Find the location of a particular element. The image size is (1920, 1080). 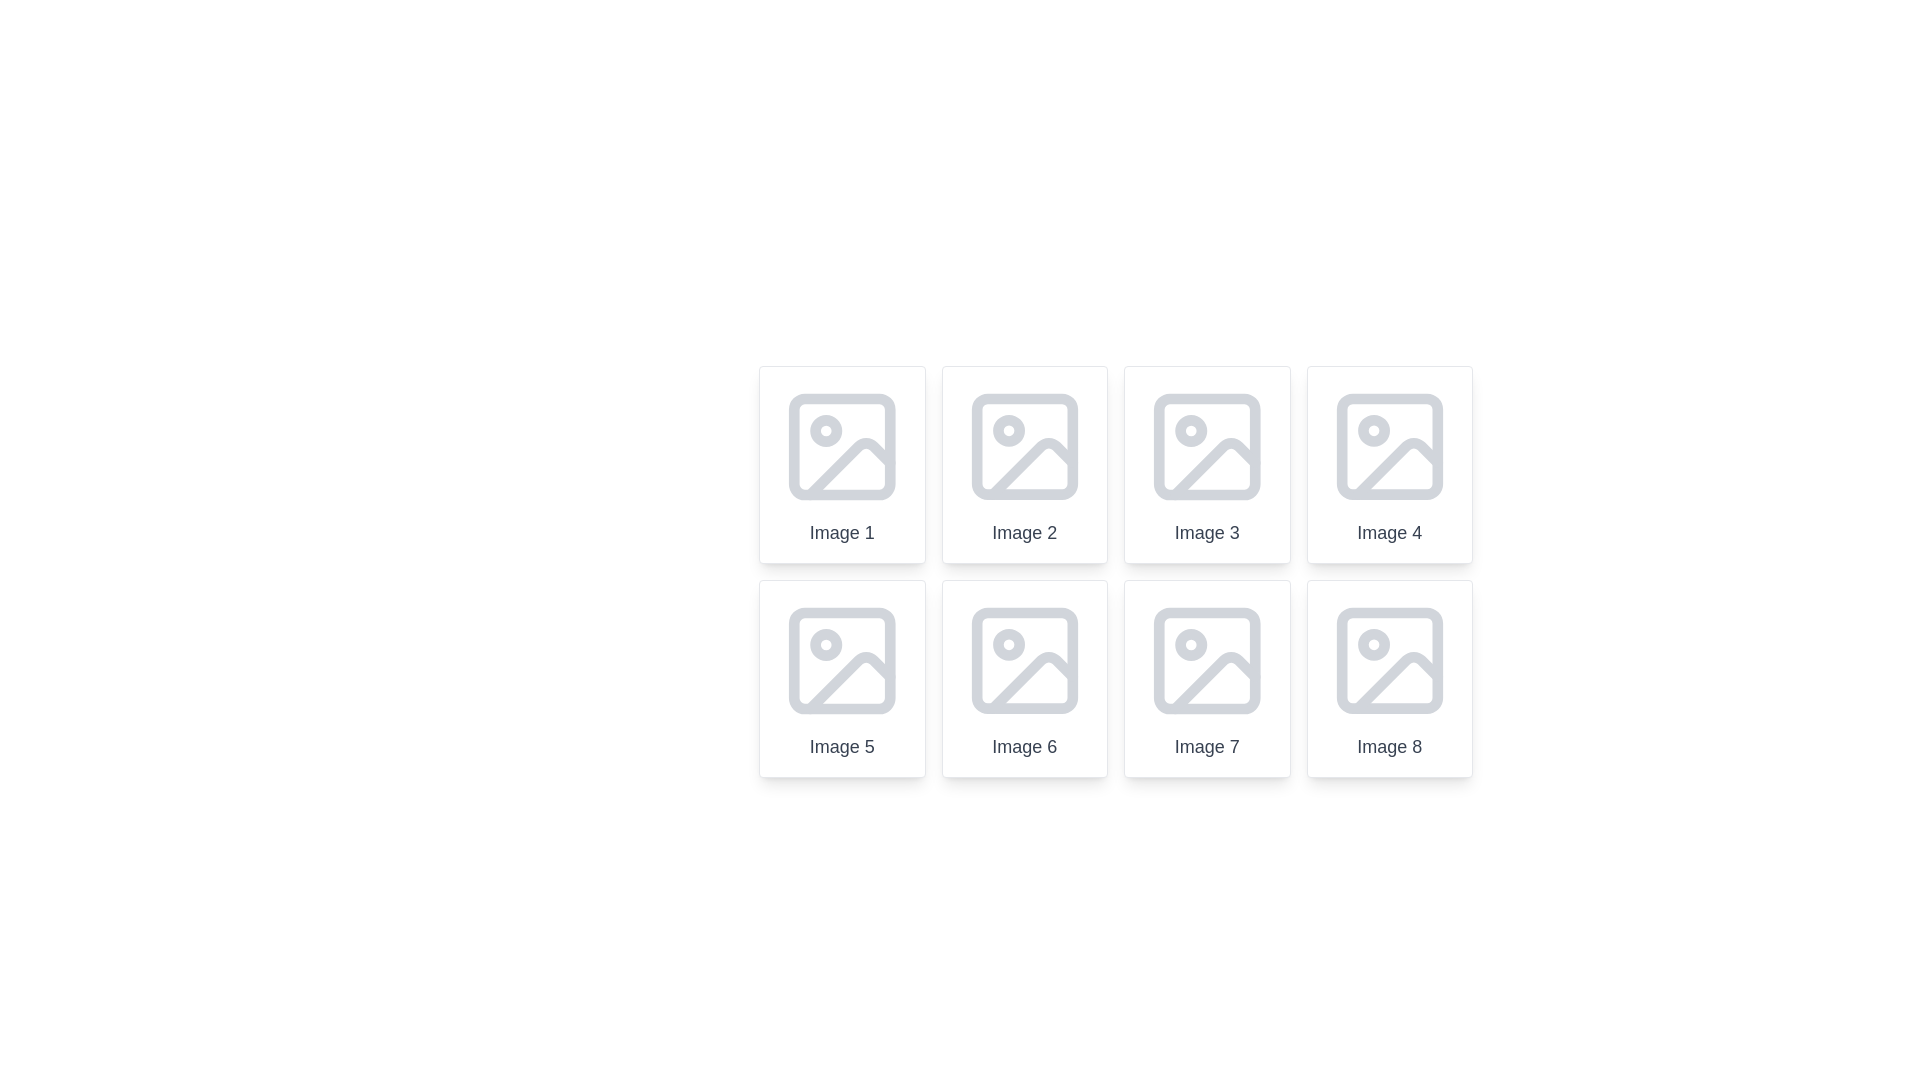

the SVG Icon representing 'Image 6' is located at coordinates (1024, 660).